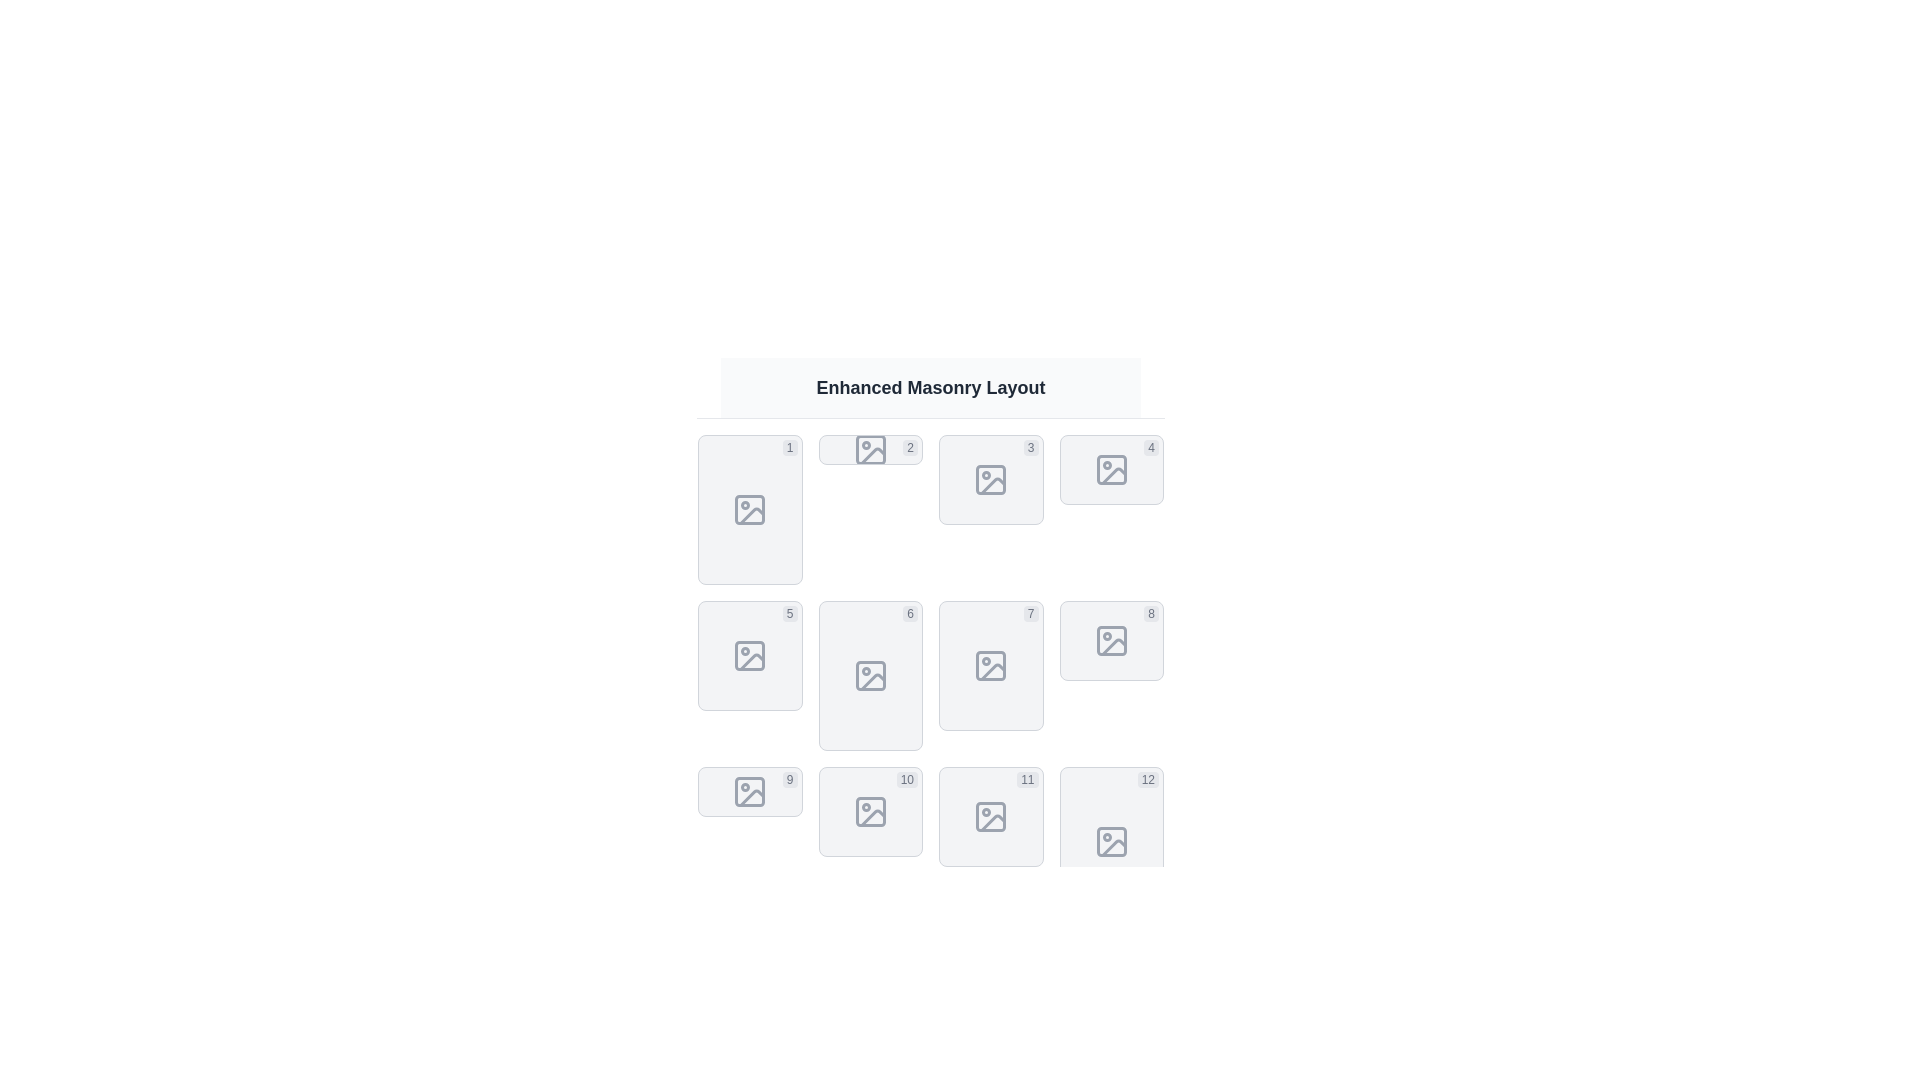  I want to click on details of the Graphical Icon or Image Placeholder Component located in the second box of the Enhanced Masonry Layout grid, which is represented as a square with rounded corners, so click(870, 450).